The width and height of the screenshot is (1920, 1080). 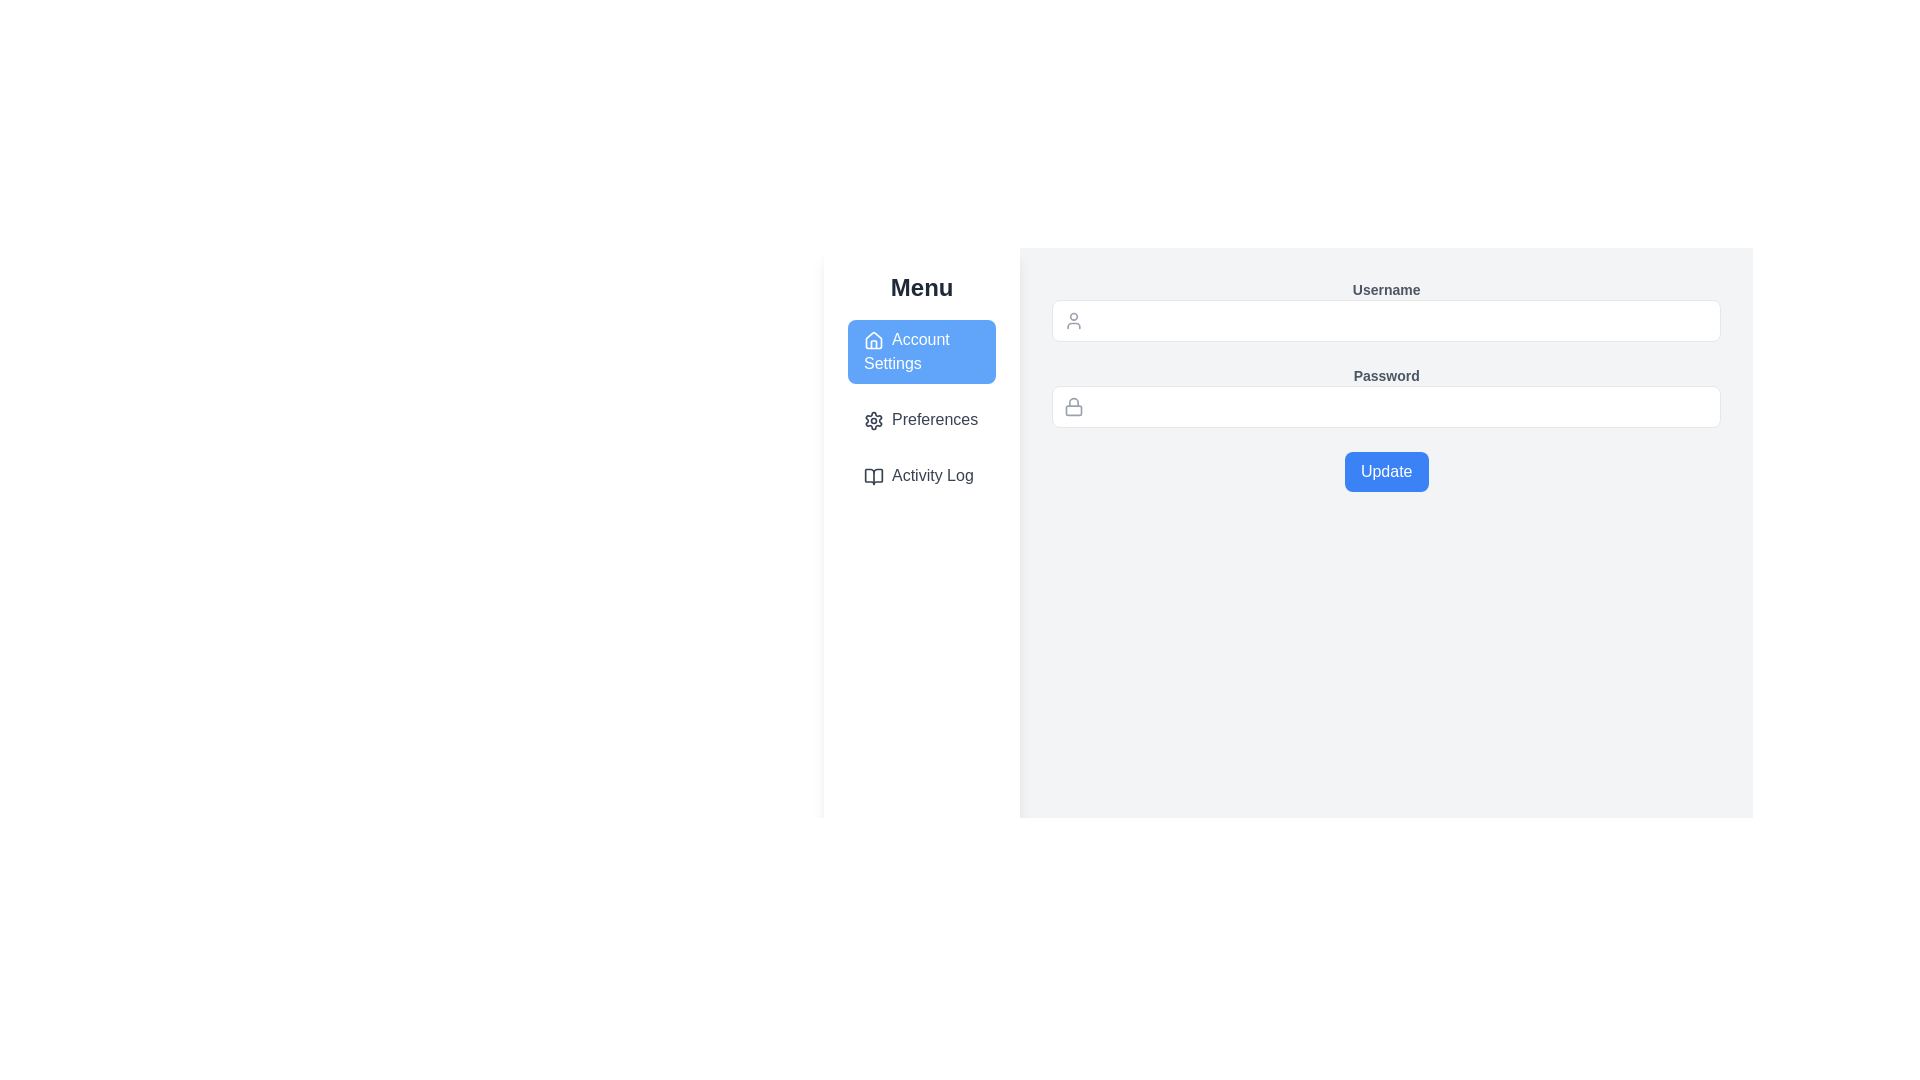 What do you see at coordinates (920, 407) in the screenshot?
I see `the 'Preferences' text in the vertical navigation menu` at bounding box center [920, 407].